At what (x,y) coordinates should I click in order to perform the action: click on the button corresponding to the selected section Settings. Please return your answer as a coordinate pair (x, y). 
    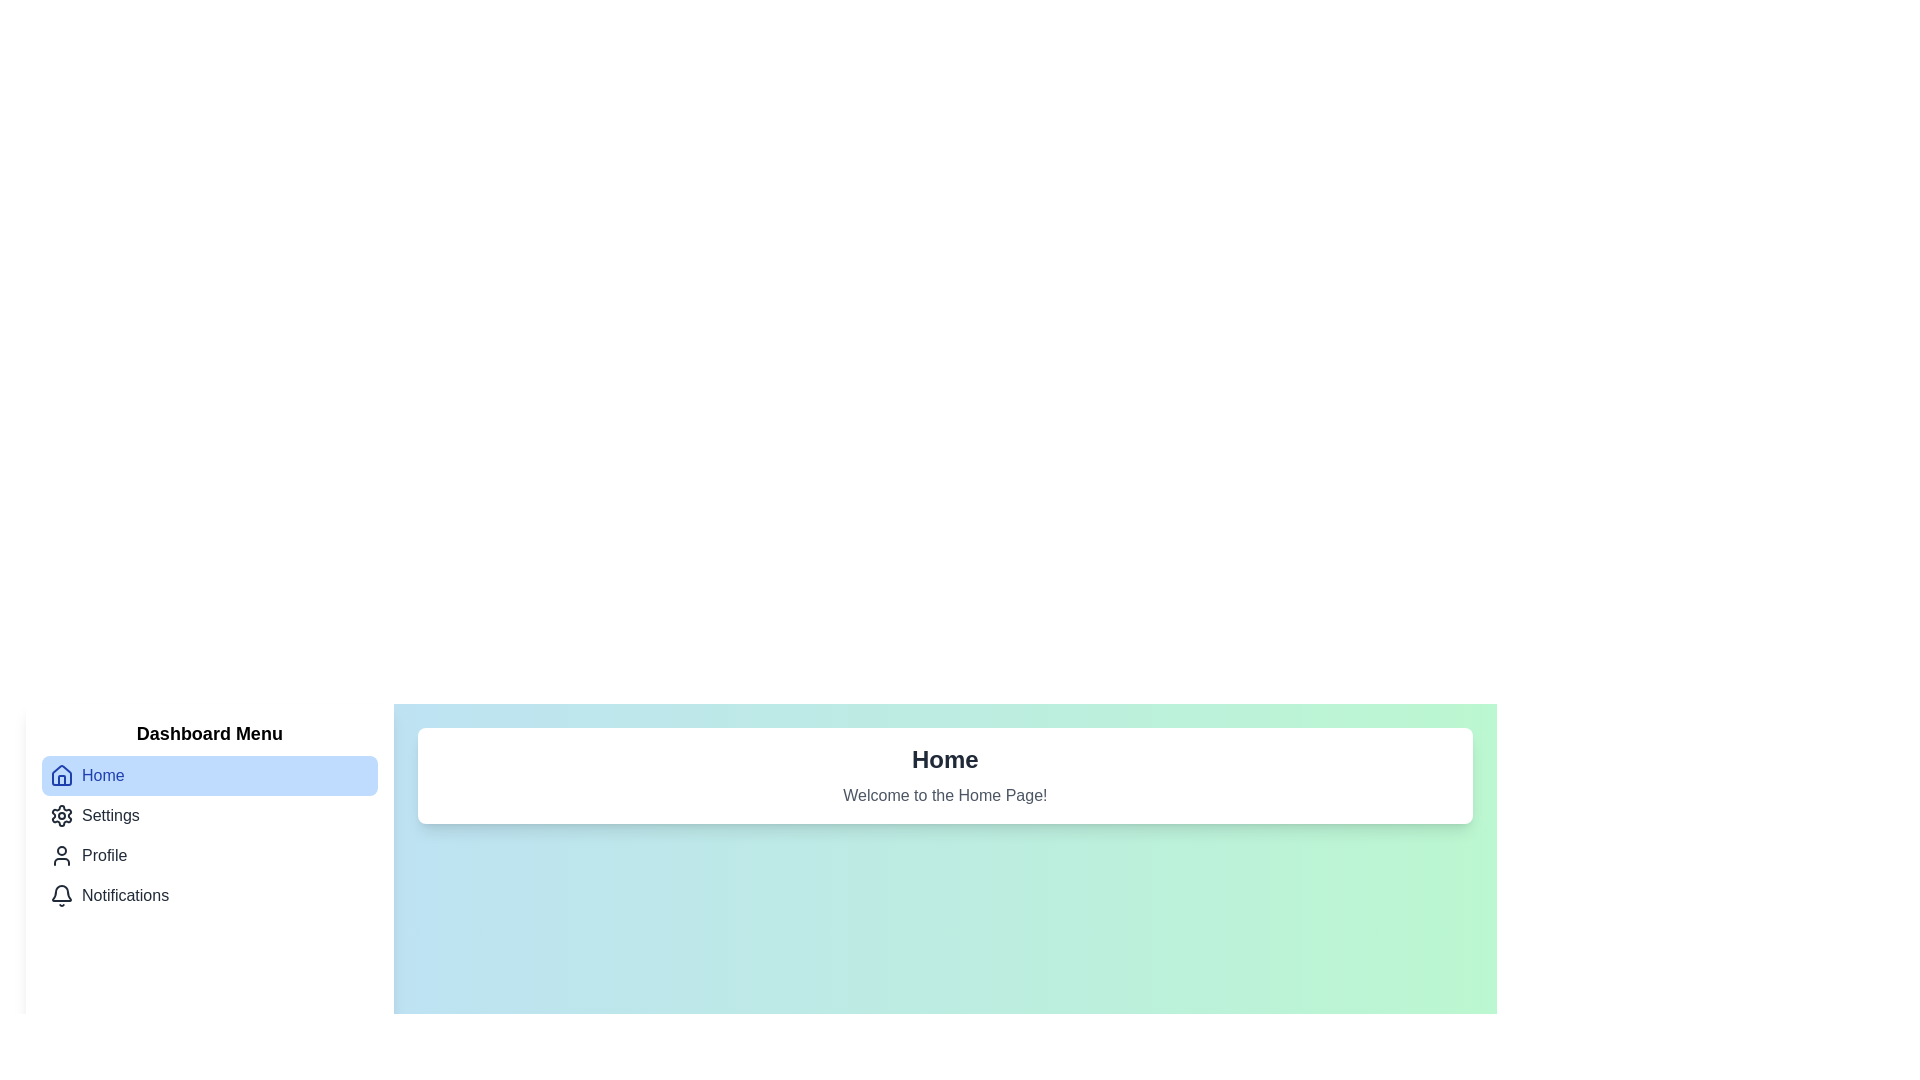
    Looking at the image, I should click on (209, 816).